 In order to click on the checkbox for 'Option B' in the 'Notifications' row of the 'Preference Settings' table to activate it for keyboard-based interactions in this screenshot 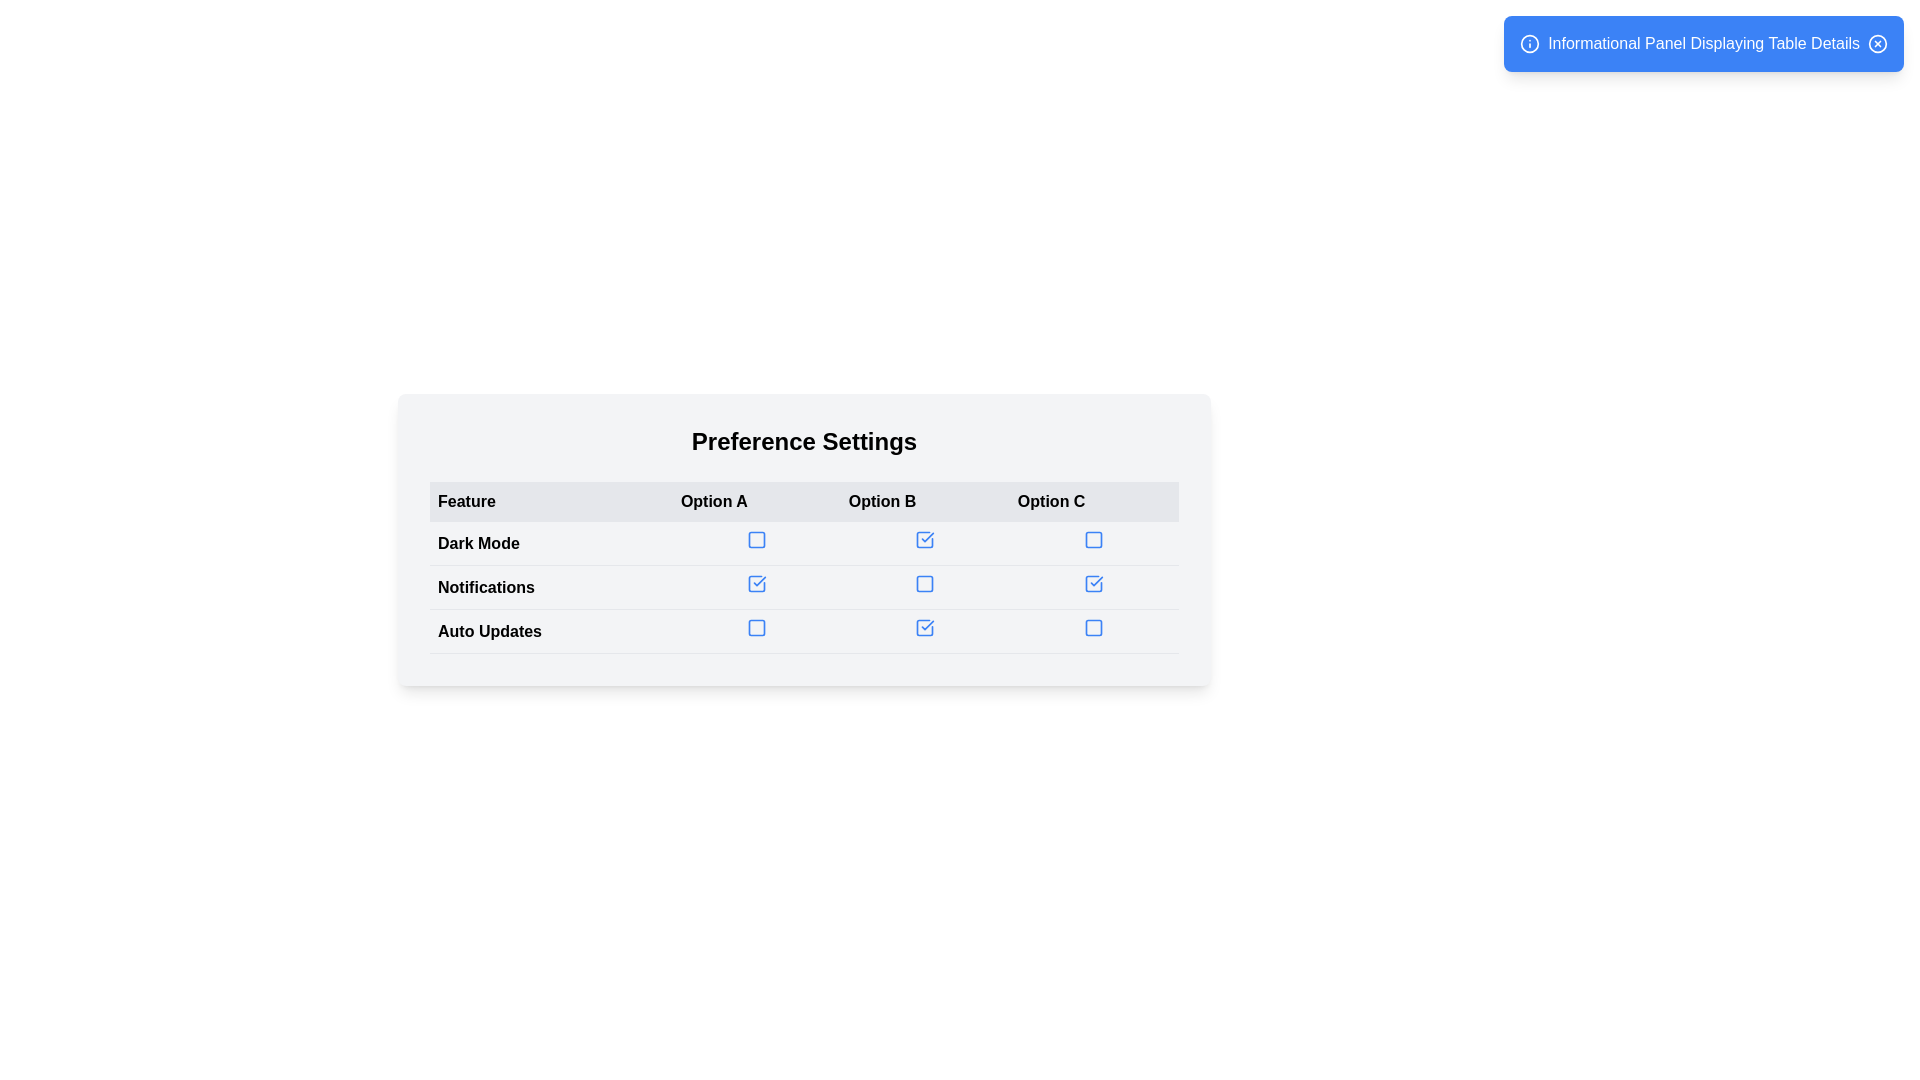, I will do `click(924, 583)`.